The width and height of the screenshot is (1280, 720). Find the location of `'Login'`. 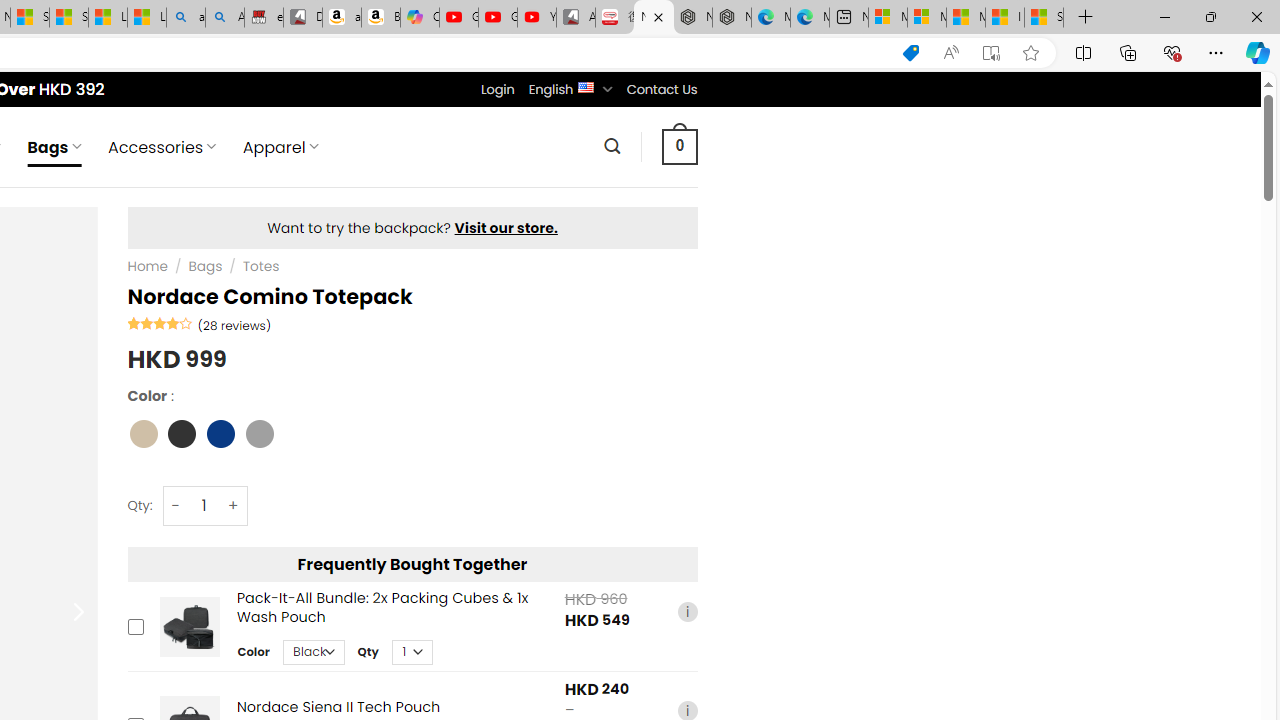

'Login' is located at coordinates (497, 88).